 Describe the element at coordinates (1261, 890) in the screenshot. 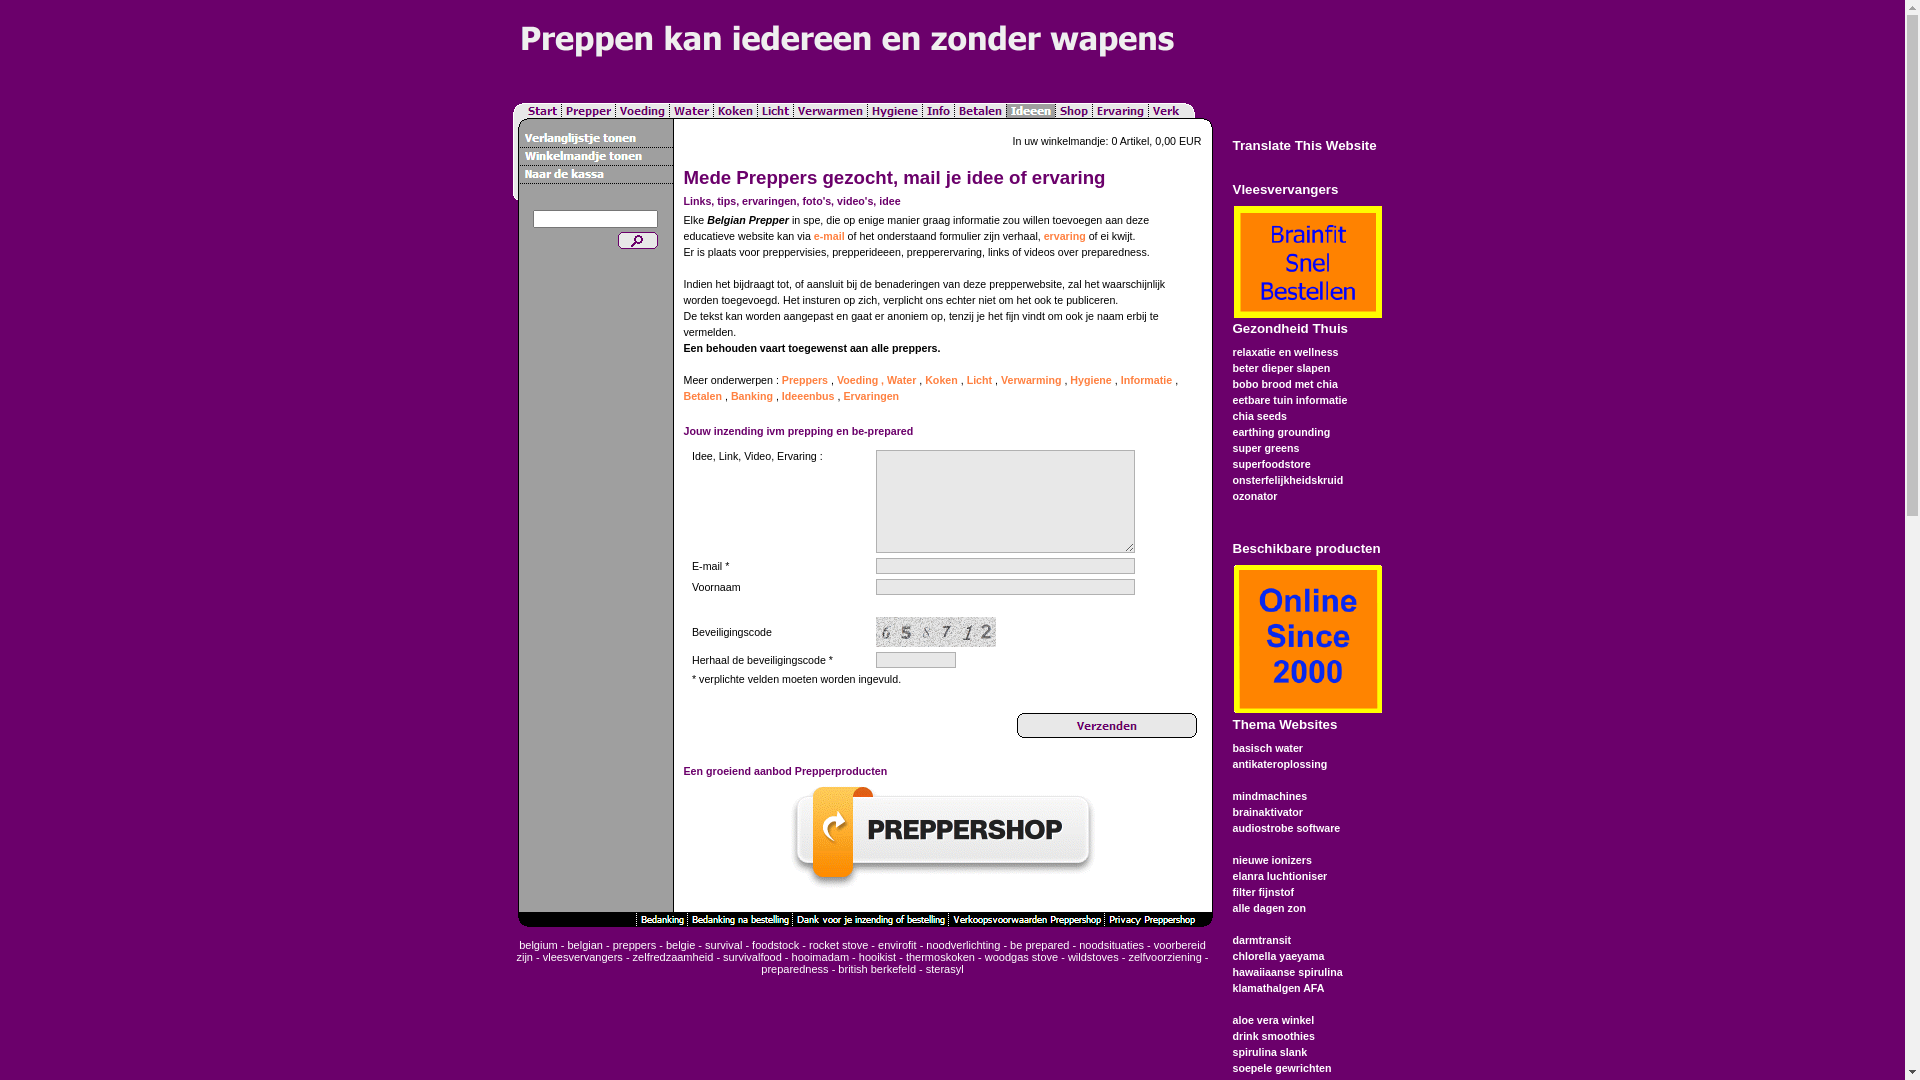

I see `'filter fijnstof'` at that location.